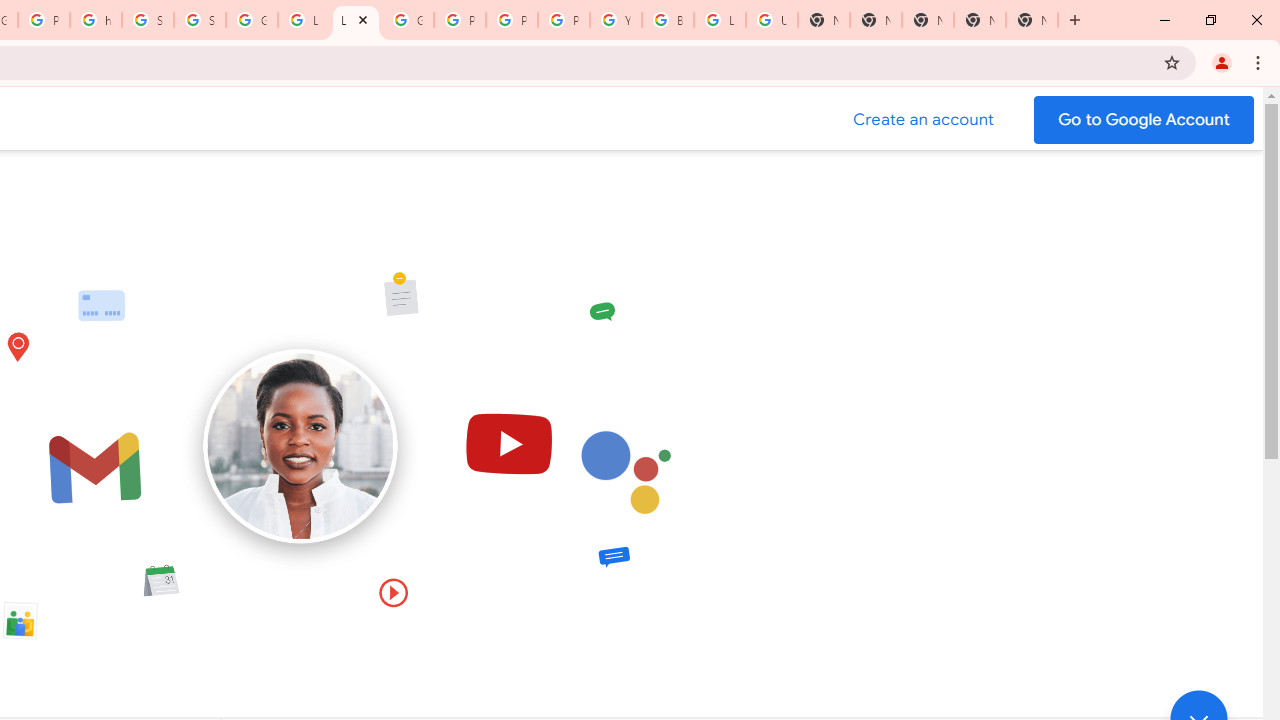 The height and width of the screenshot is (720, 1280). Describe the element at coordinates (1144, 119) in the screenshot. I see `'Go to your Google Account'` at that location.